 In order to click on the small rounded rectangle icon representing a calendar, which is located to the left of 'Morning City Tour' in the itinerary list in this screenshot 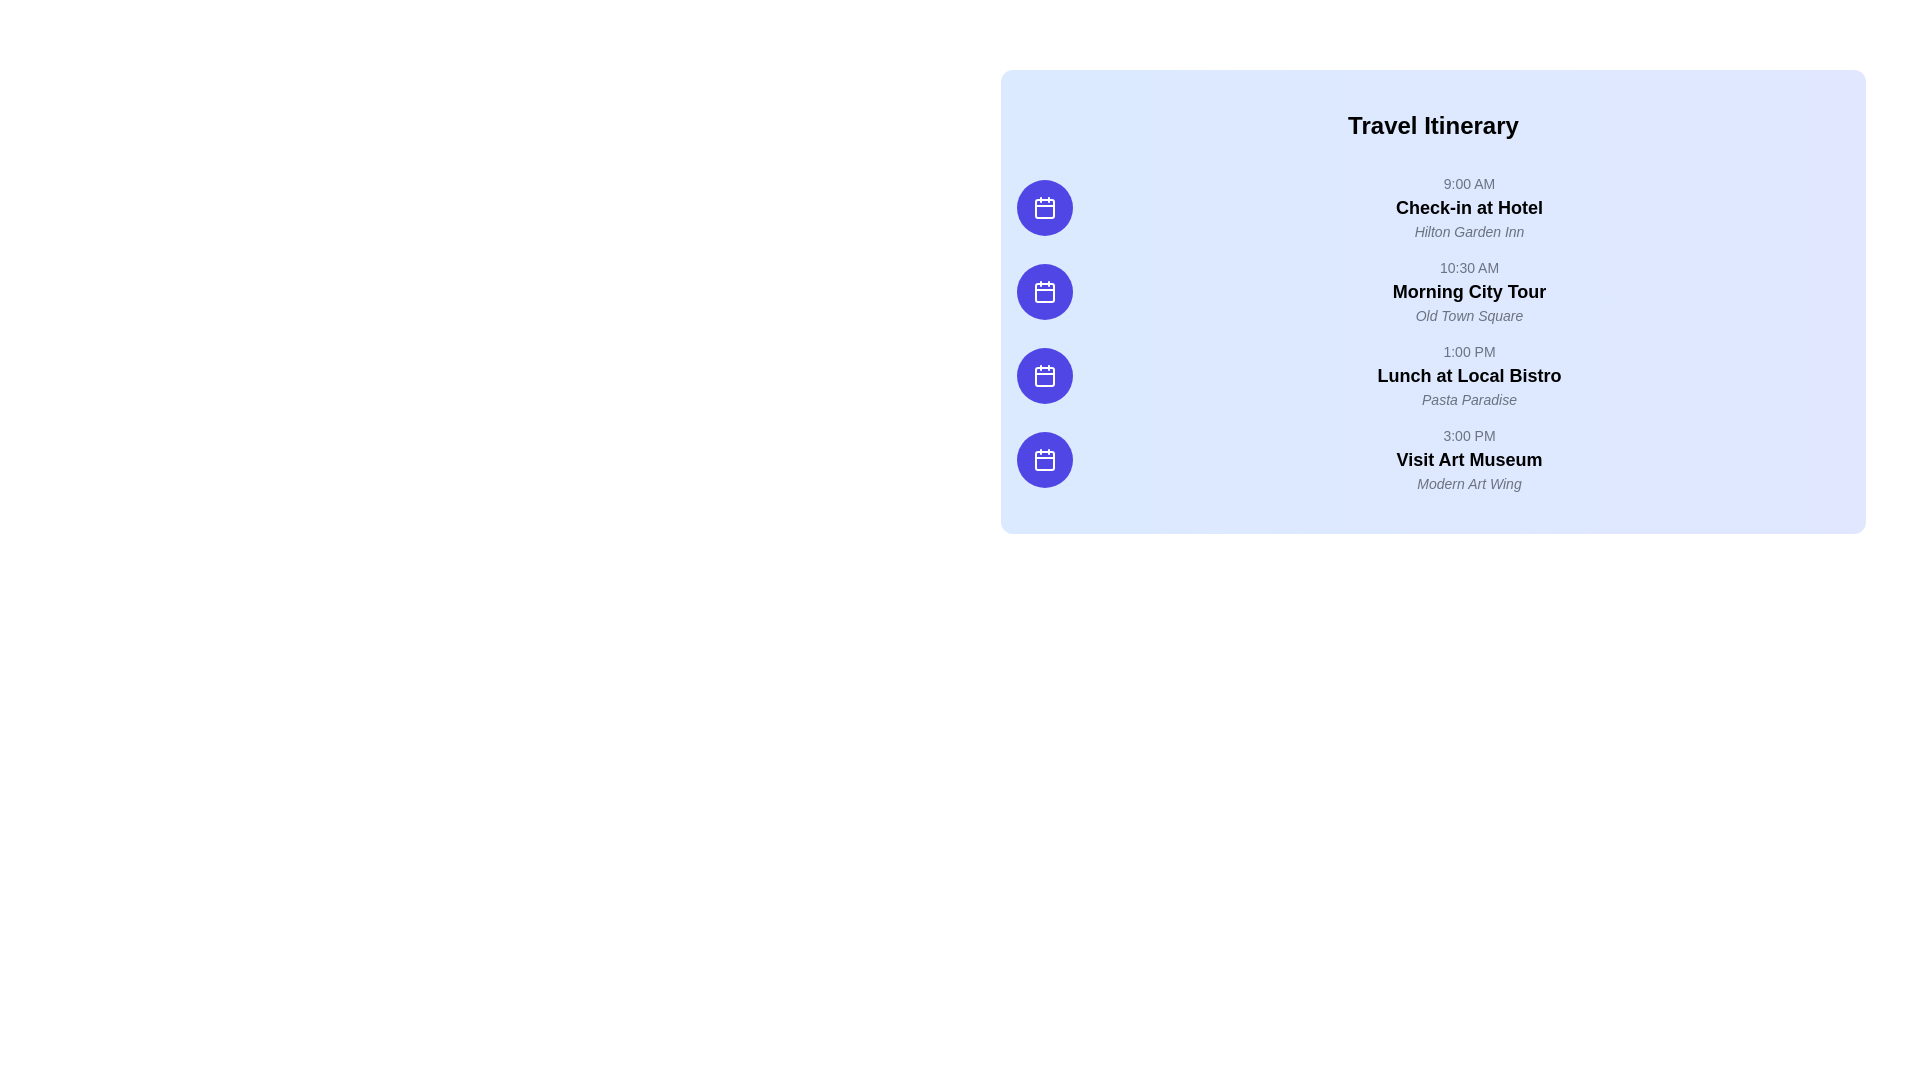, I will do `click(1044, 293)`.